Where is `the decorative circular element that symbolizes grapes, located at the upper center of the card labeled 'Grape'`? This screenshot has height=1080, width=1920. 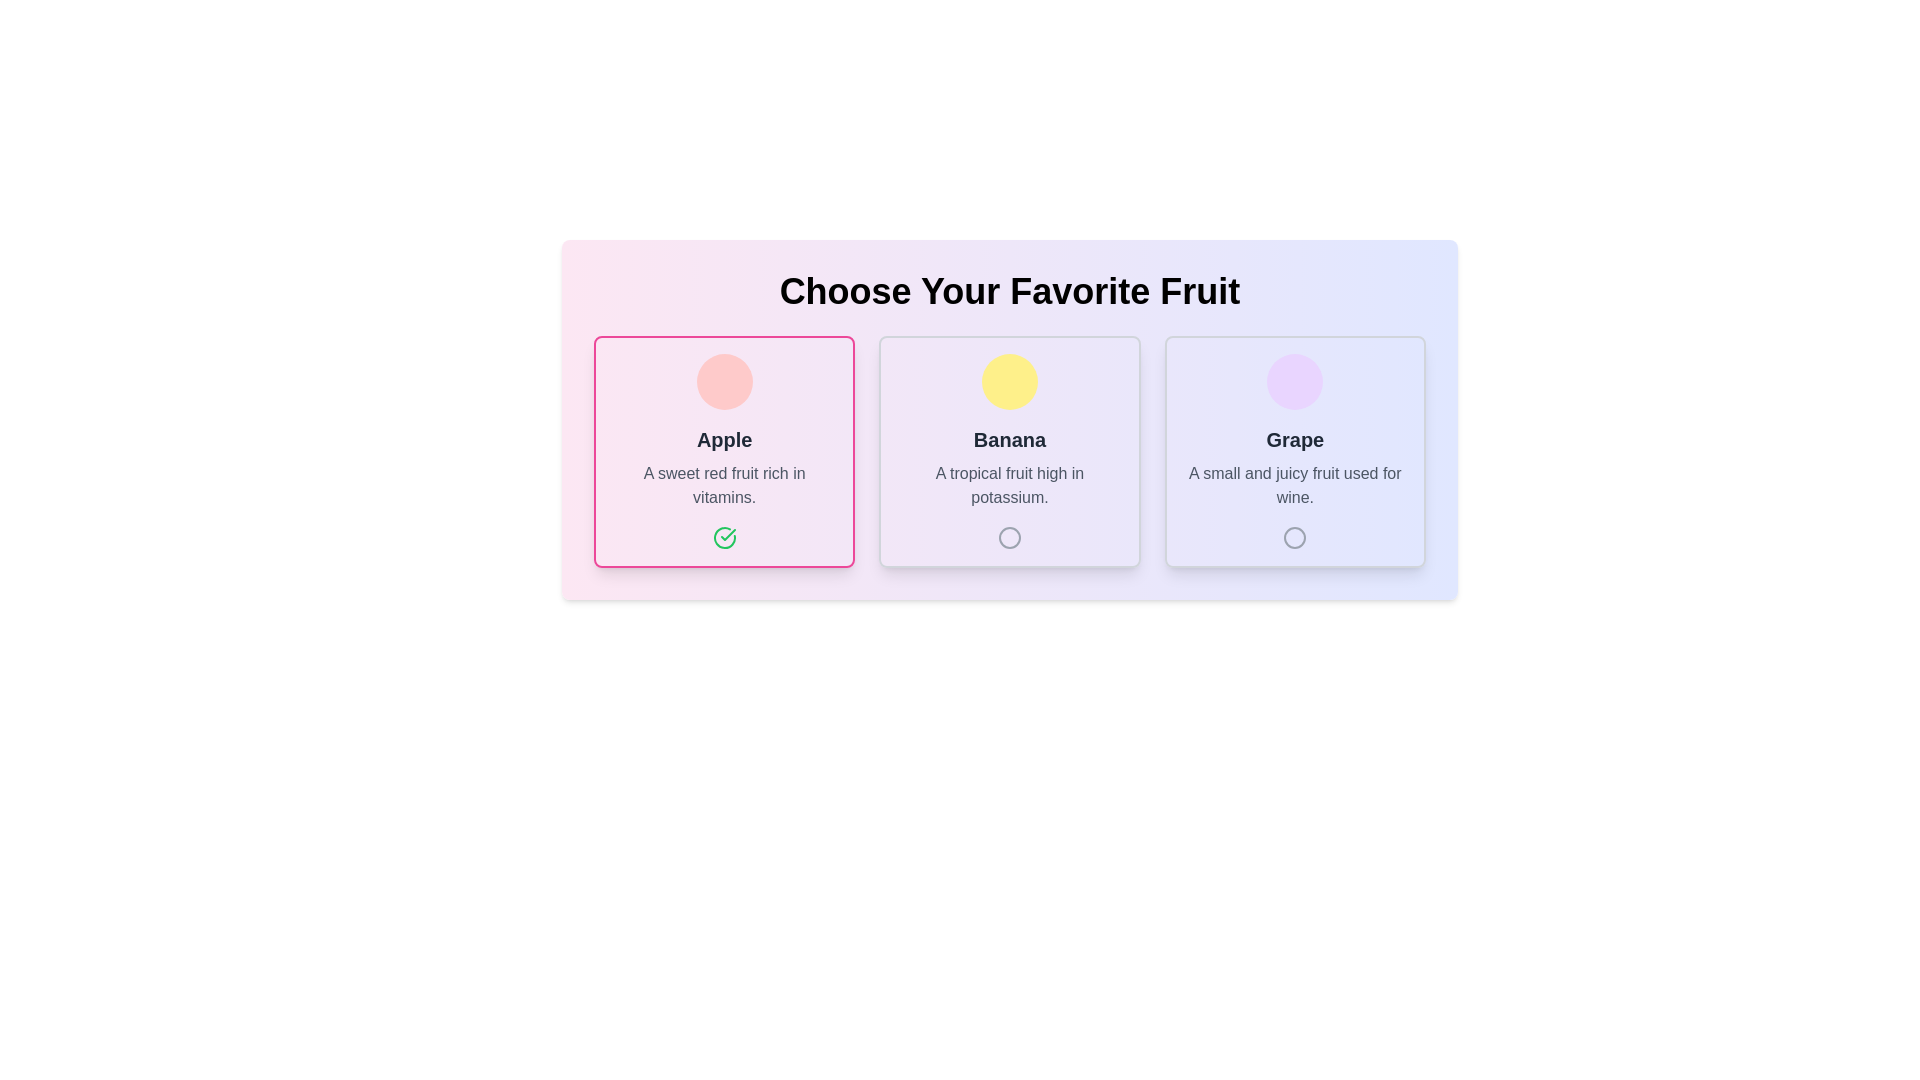 the decorative circular element that symbolizes grapes, located at the upper center of the card labeled 'Grape' is located at coordinates (1295, 381).